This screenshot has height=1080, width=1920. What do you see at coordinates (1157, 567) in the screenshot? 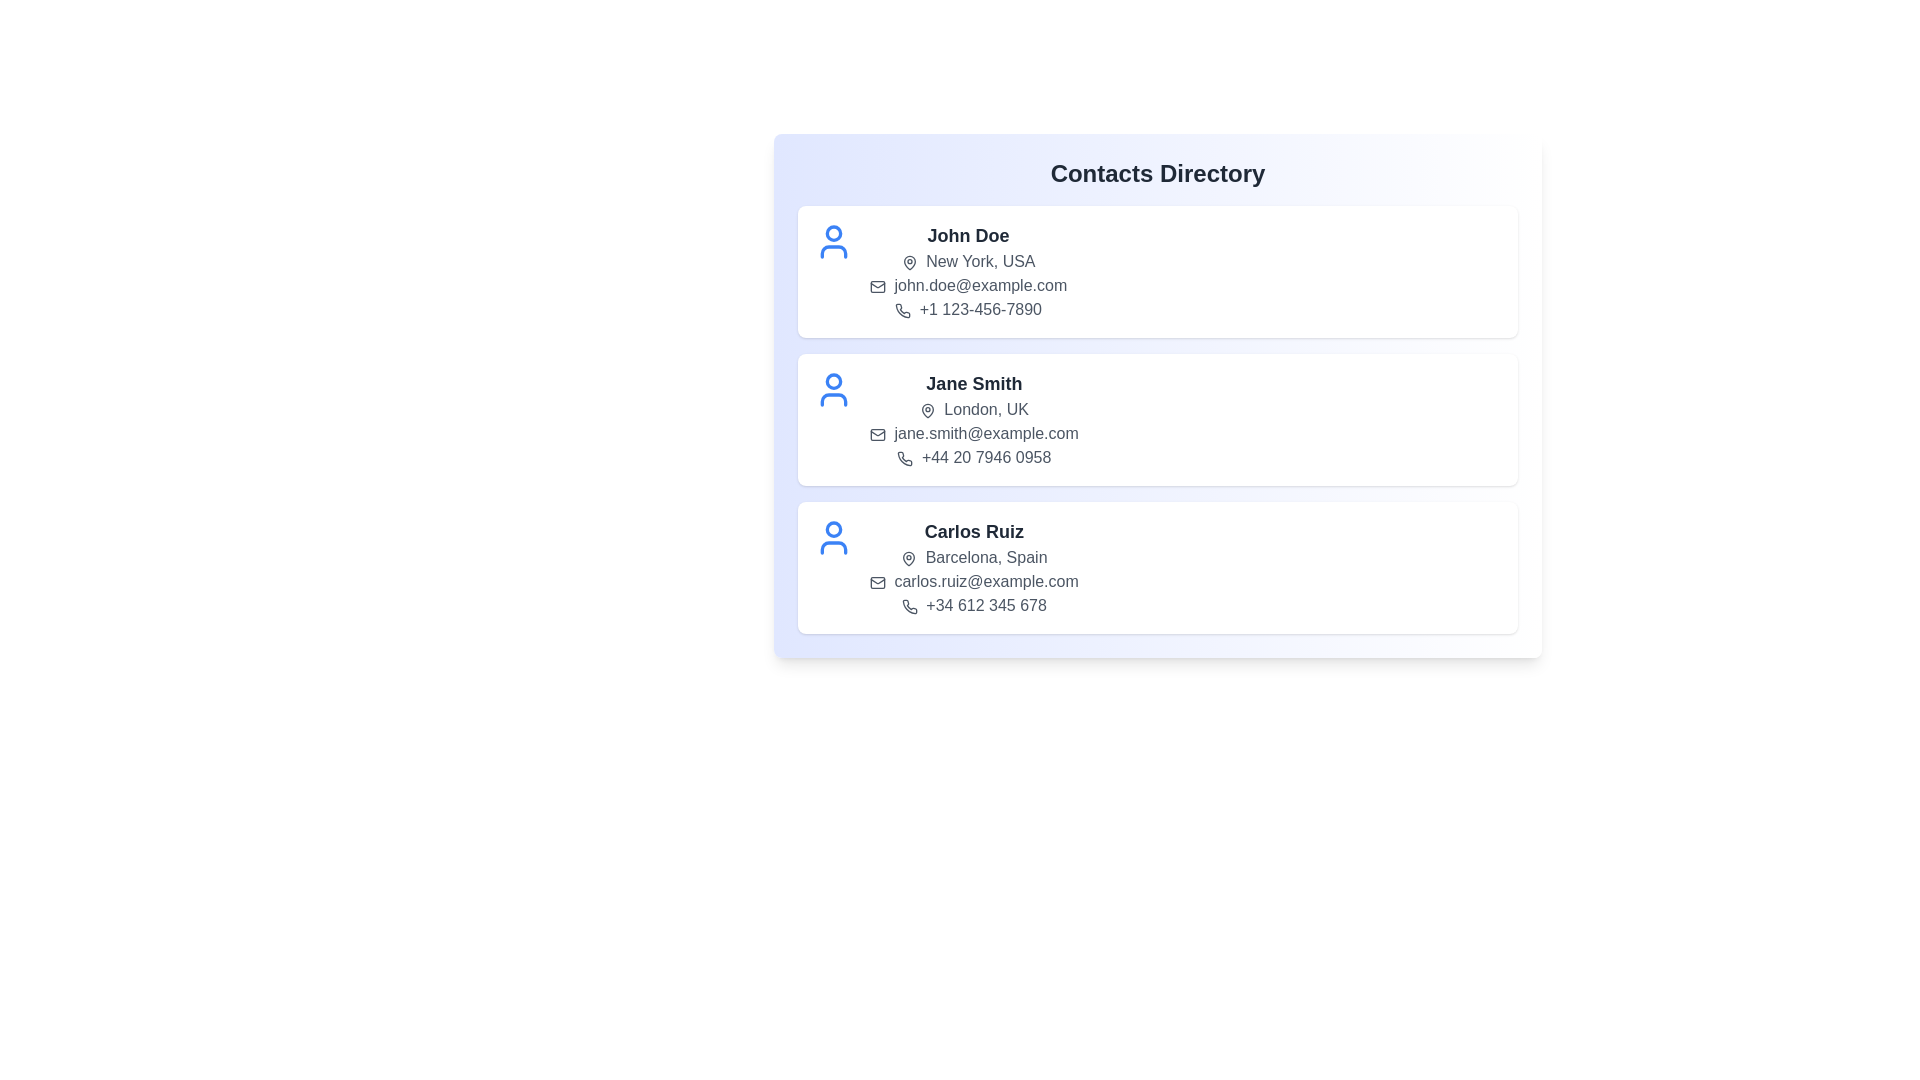
I see `the contact list item for Carlos Ruiz` at bounding box center [1157, 567].